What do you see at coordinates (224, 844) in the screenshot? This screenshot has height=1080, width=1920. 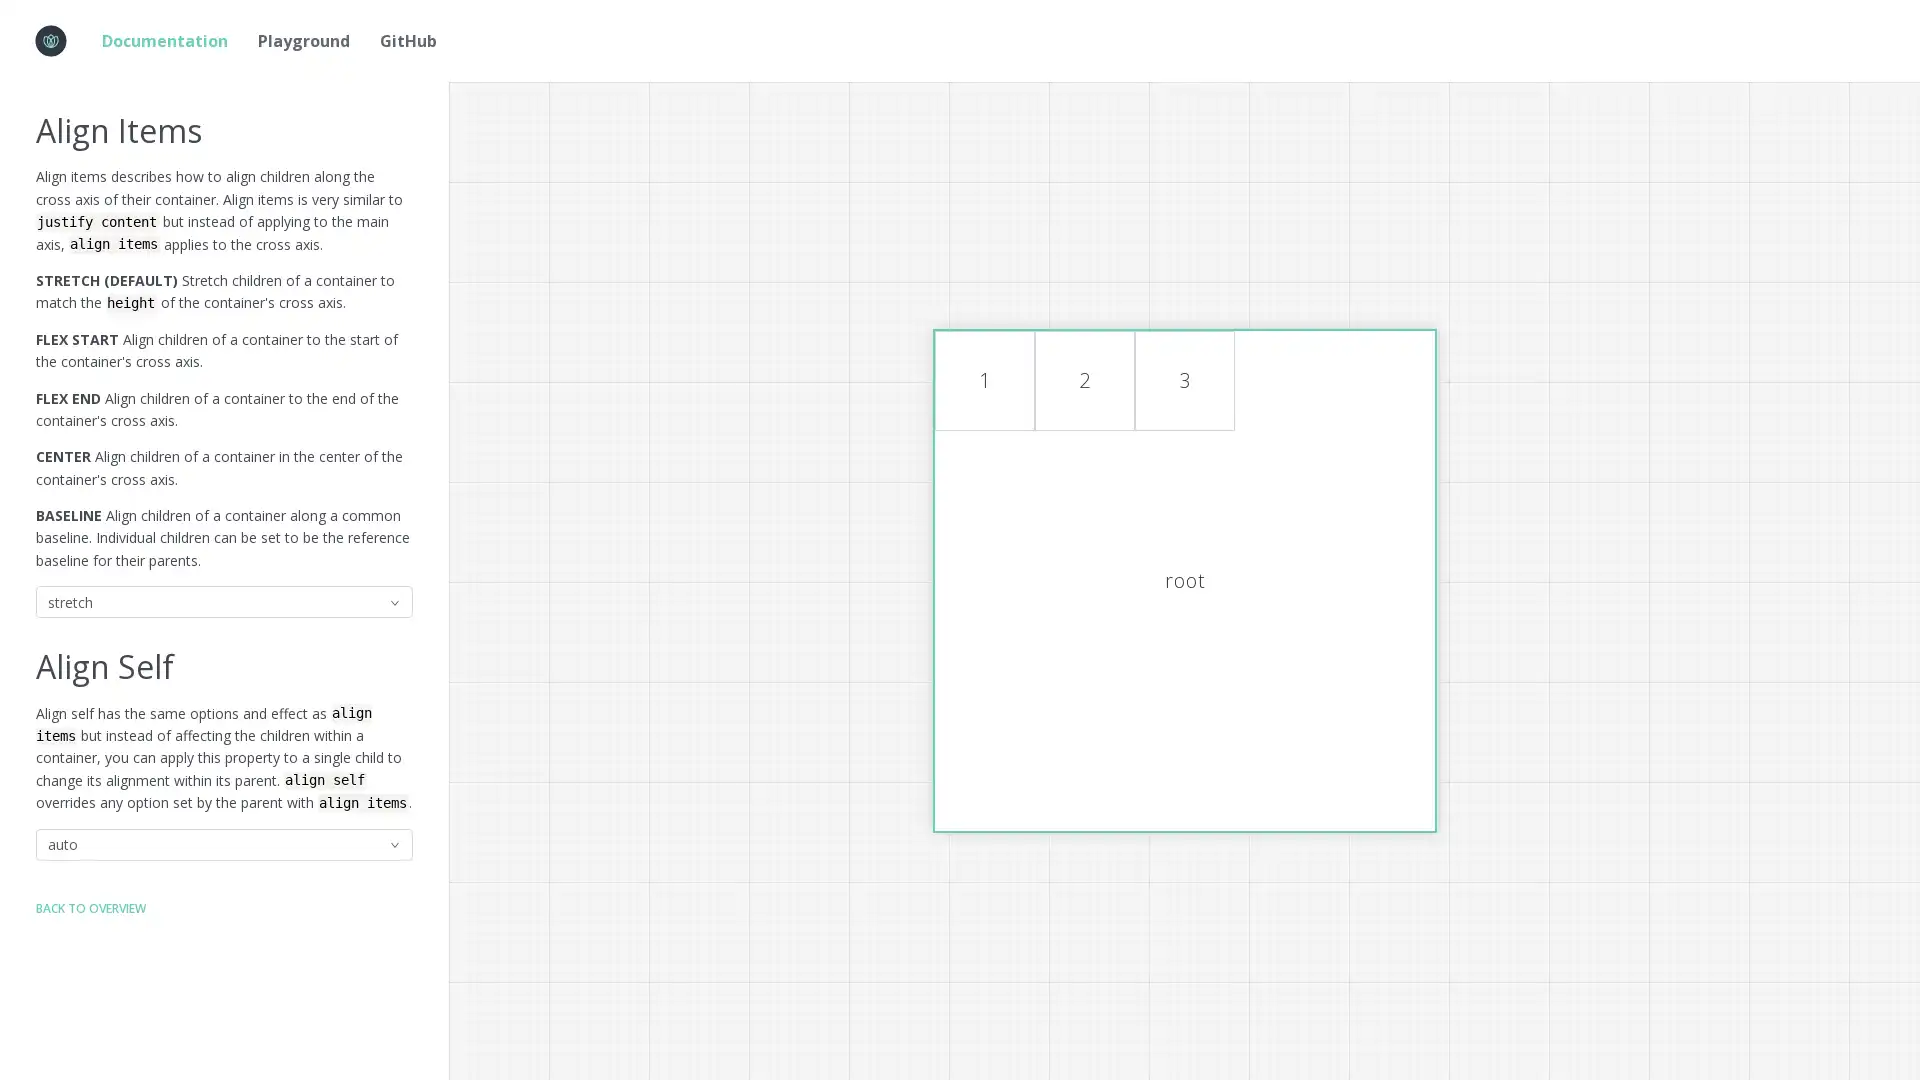 I see `auto` at bounding box center [224, 844].